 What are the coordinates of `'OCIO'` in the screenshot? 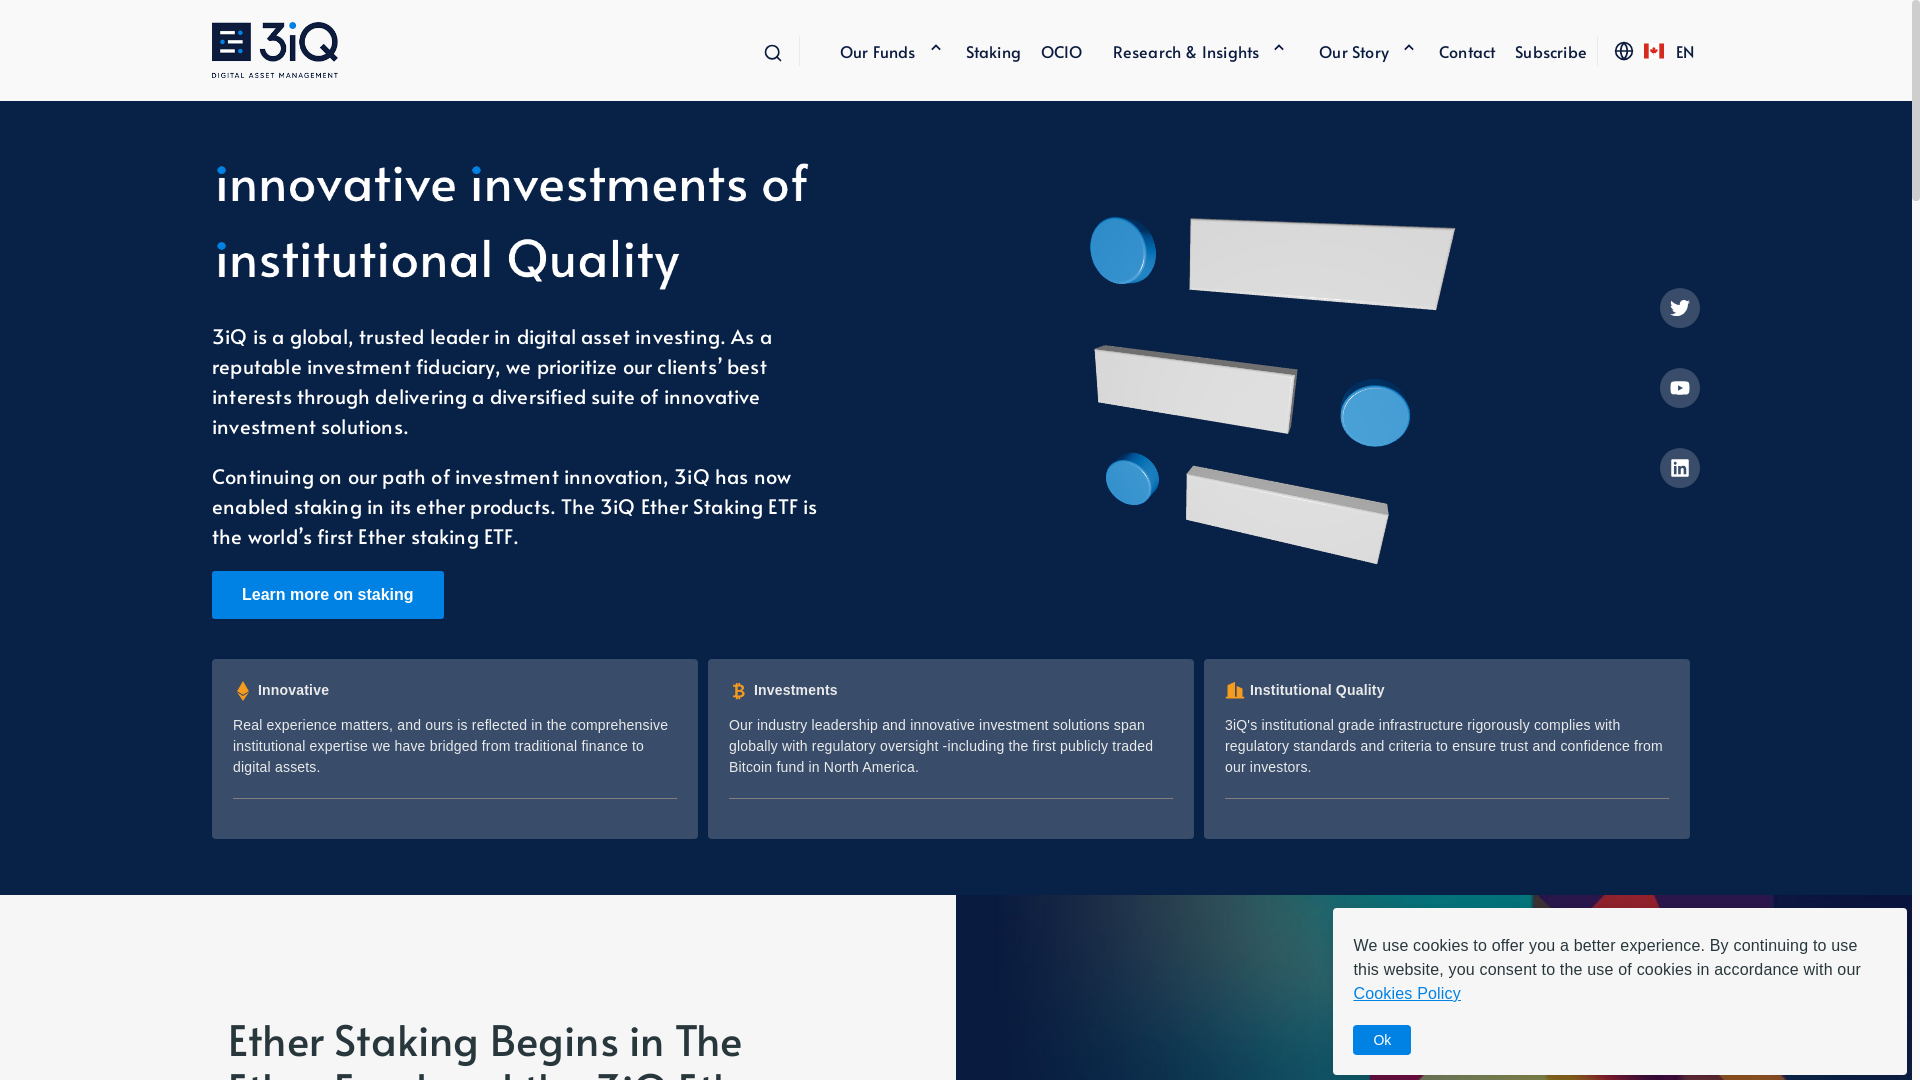 It's located at (1050, 49).